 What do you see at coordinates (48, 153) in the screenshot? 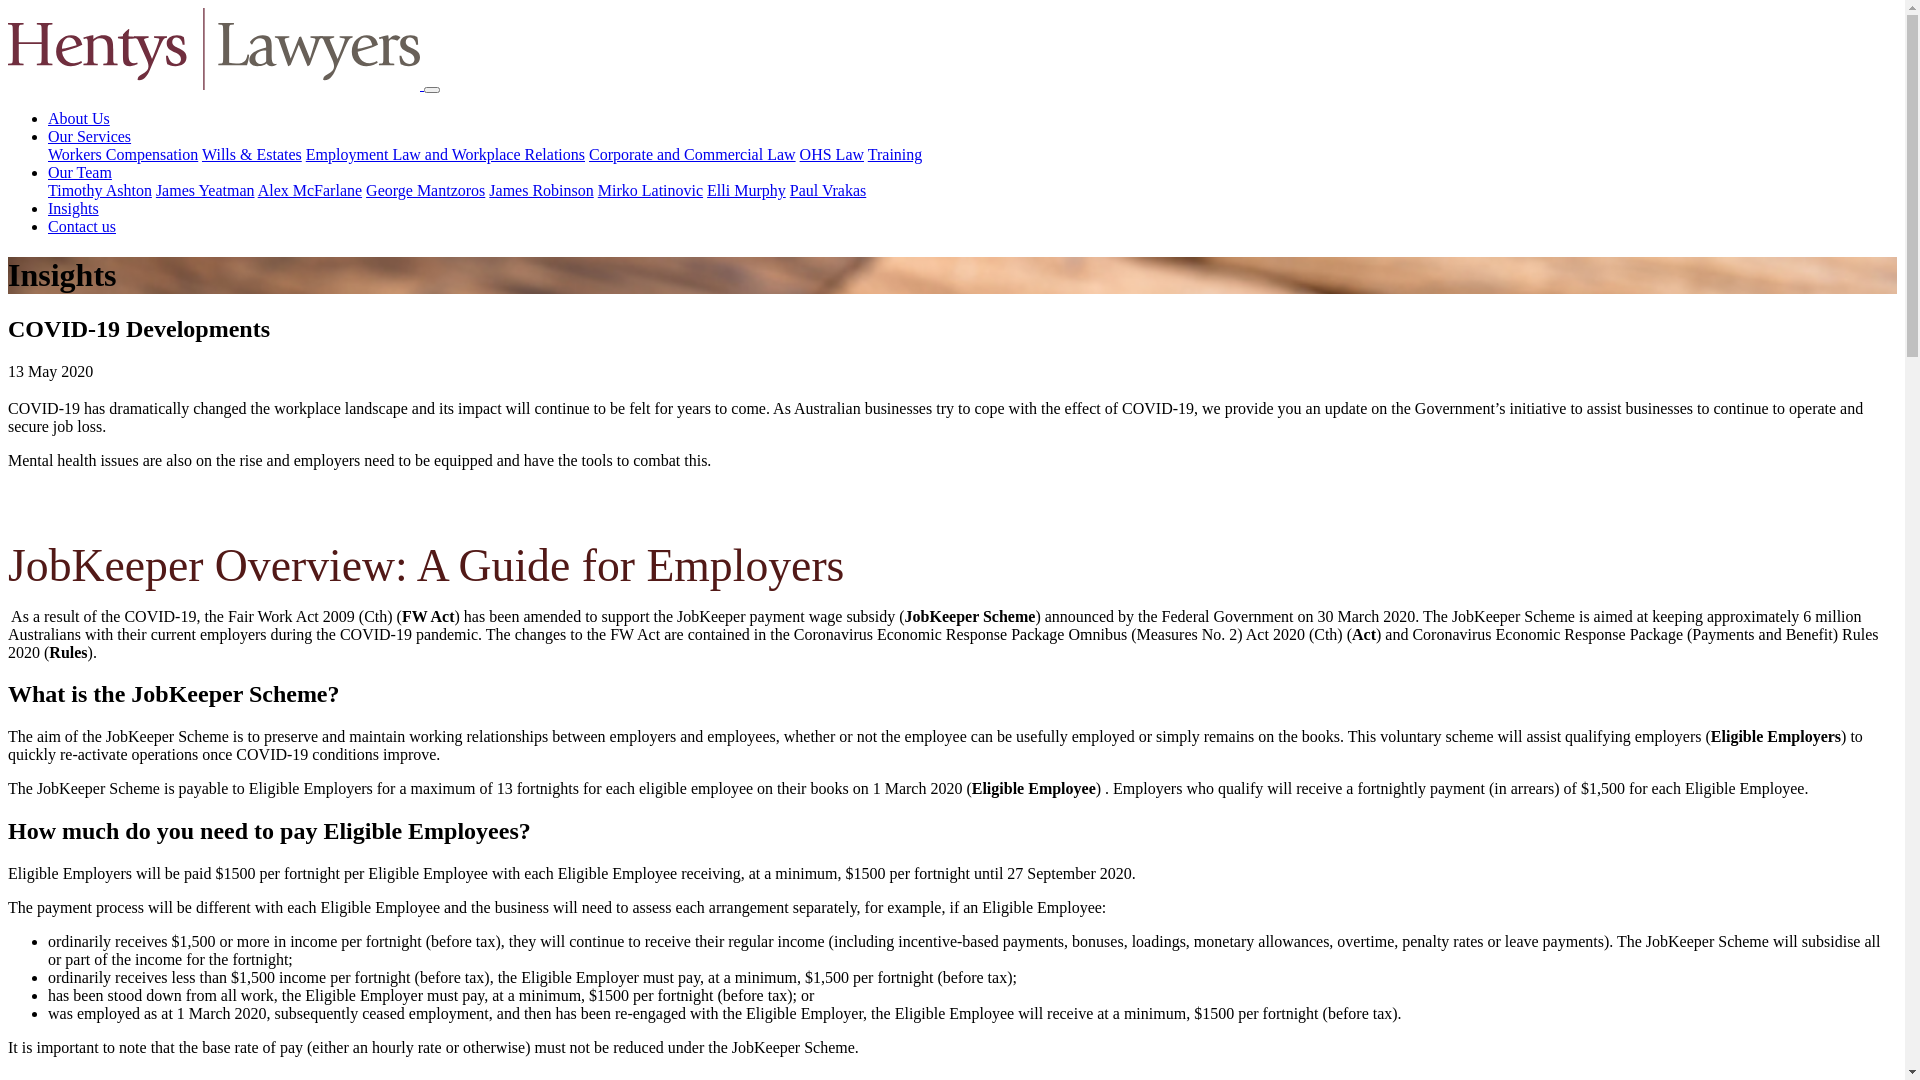
I see `'Workers Compensation'` at bounding box center [48, 153].